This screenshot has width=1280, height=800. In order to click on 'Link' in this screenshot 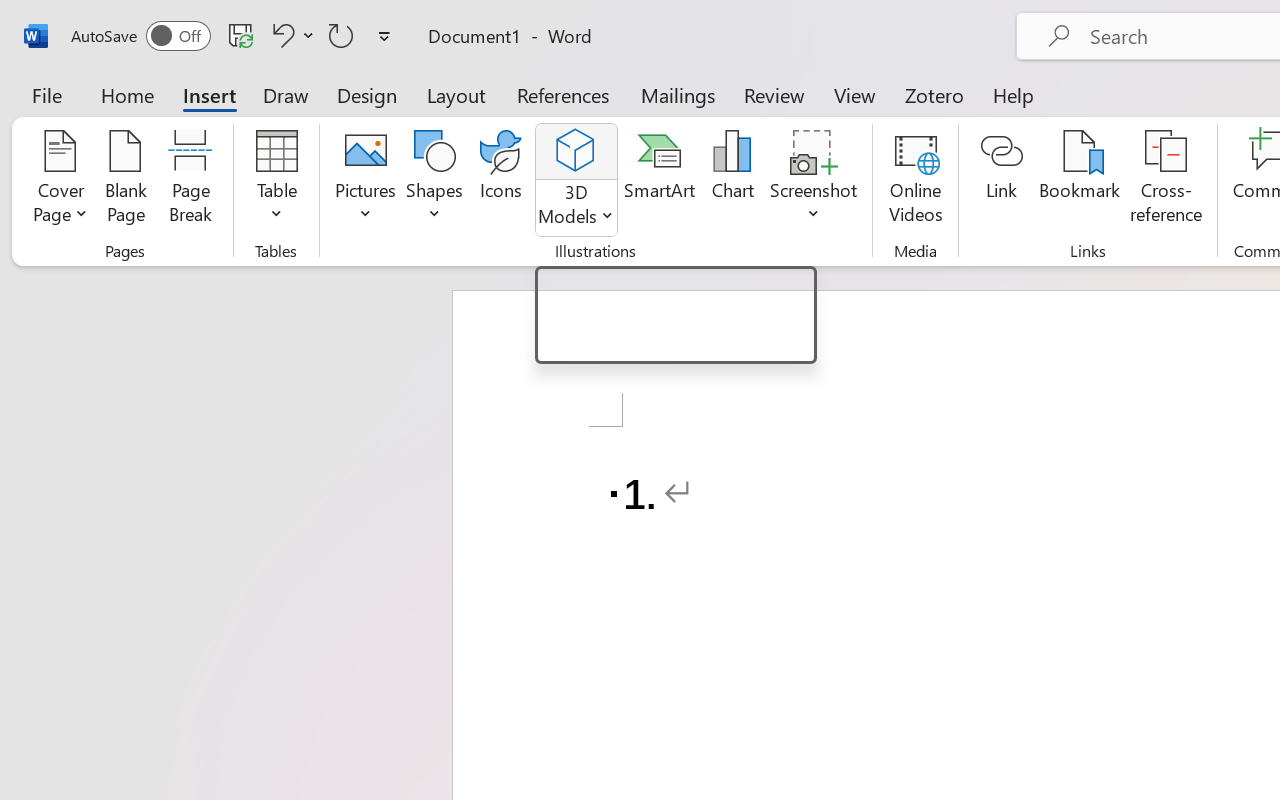, I will do `click(1002, 179)`.